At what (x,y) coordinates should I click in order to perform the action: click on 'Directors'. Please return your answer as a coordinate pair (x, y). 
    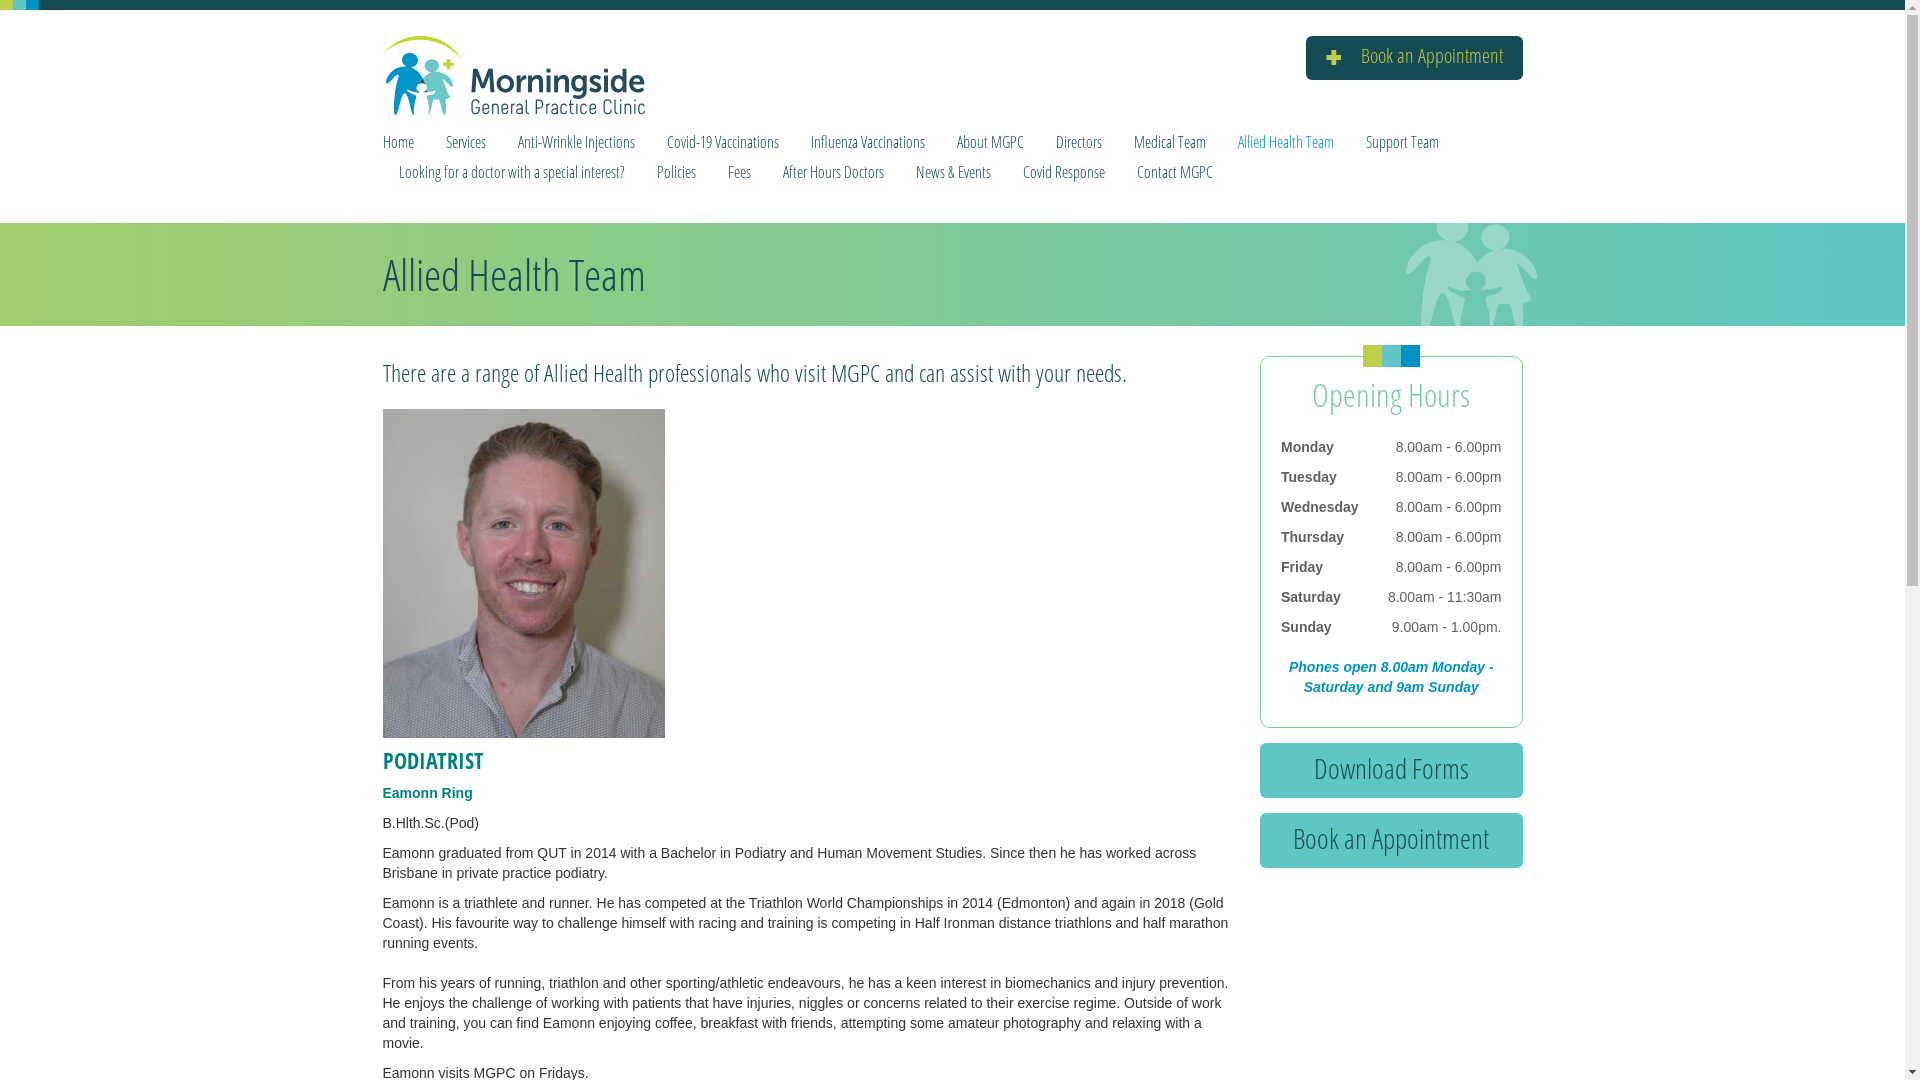
    Looking at the image, I should click on (1078, 141).